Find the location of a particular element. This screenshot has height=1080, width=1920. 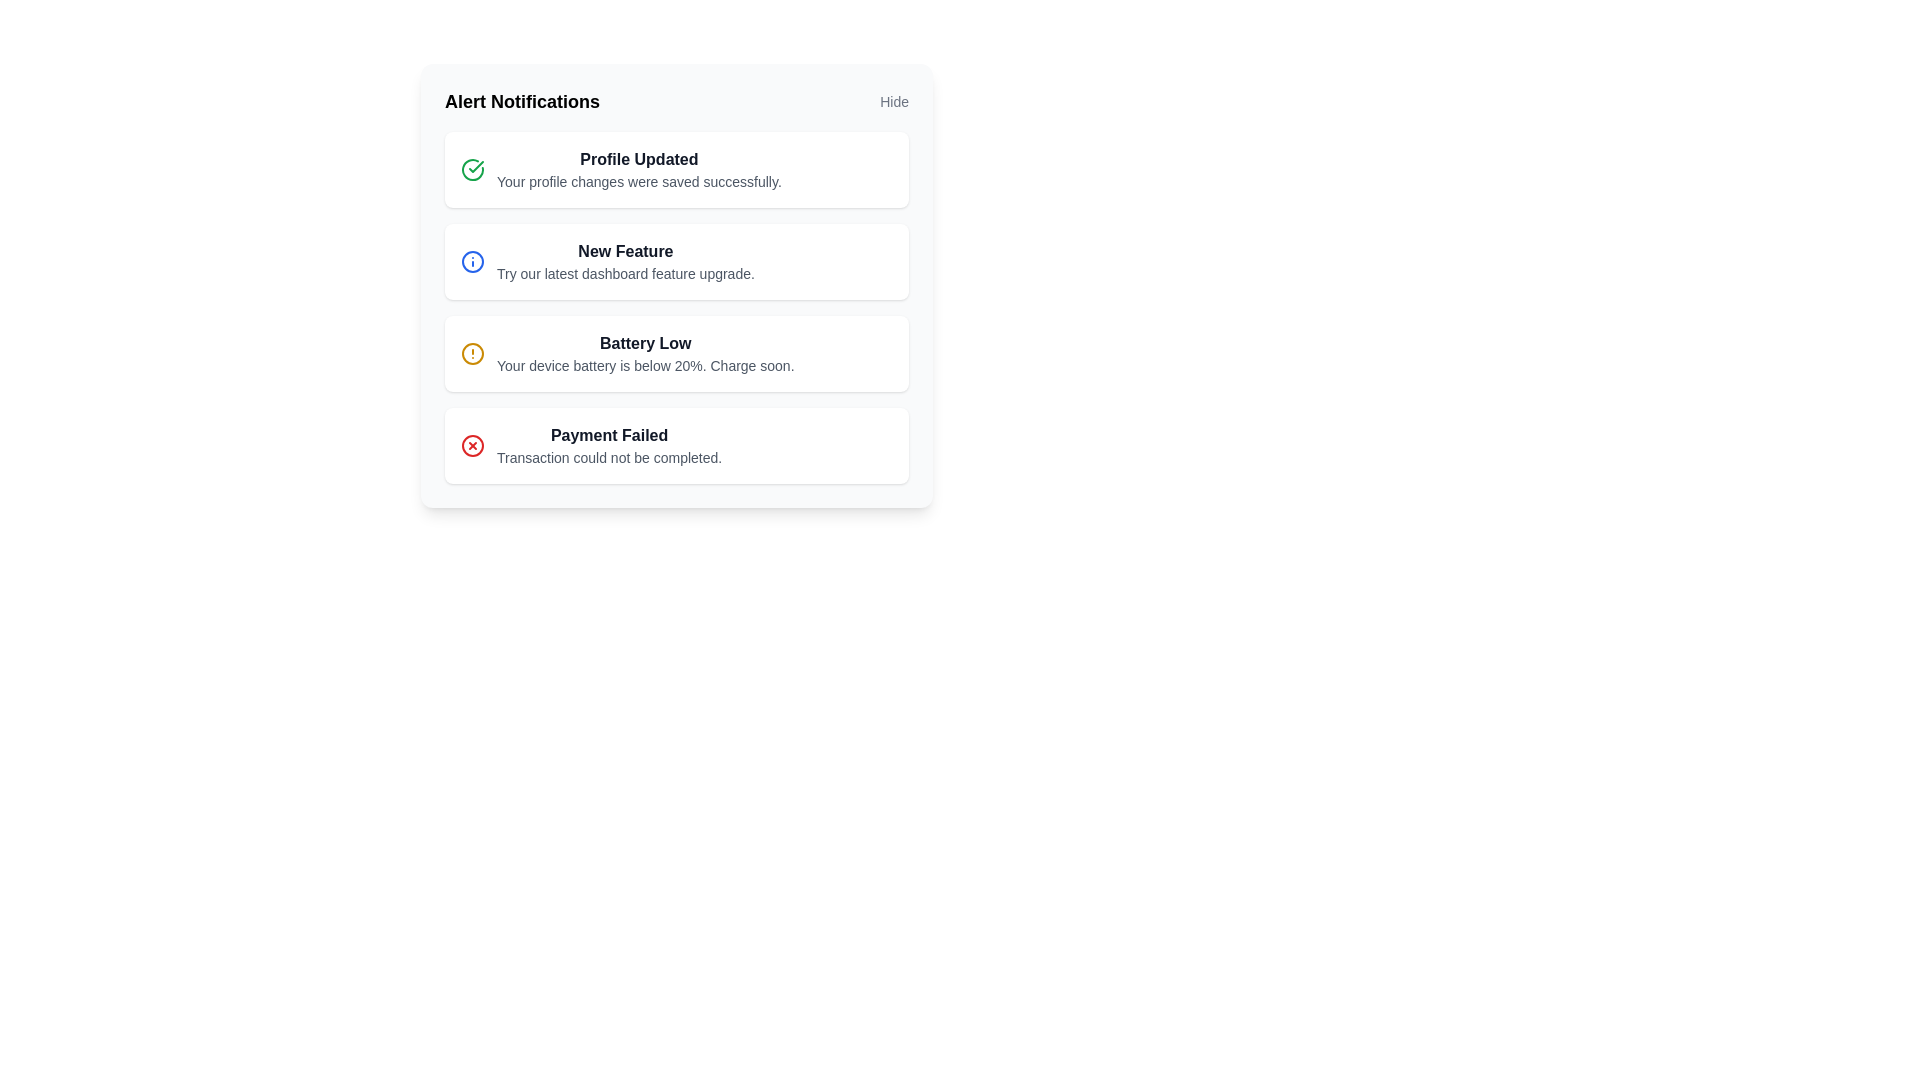

additional detail text about the low battery status located in the third notification card titled 'Alert Notifications', positioned below the heading 'Battery Low' is located at coordinates (645, 366).